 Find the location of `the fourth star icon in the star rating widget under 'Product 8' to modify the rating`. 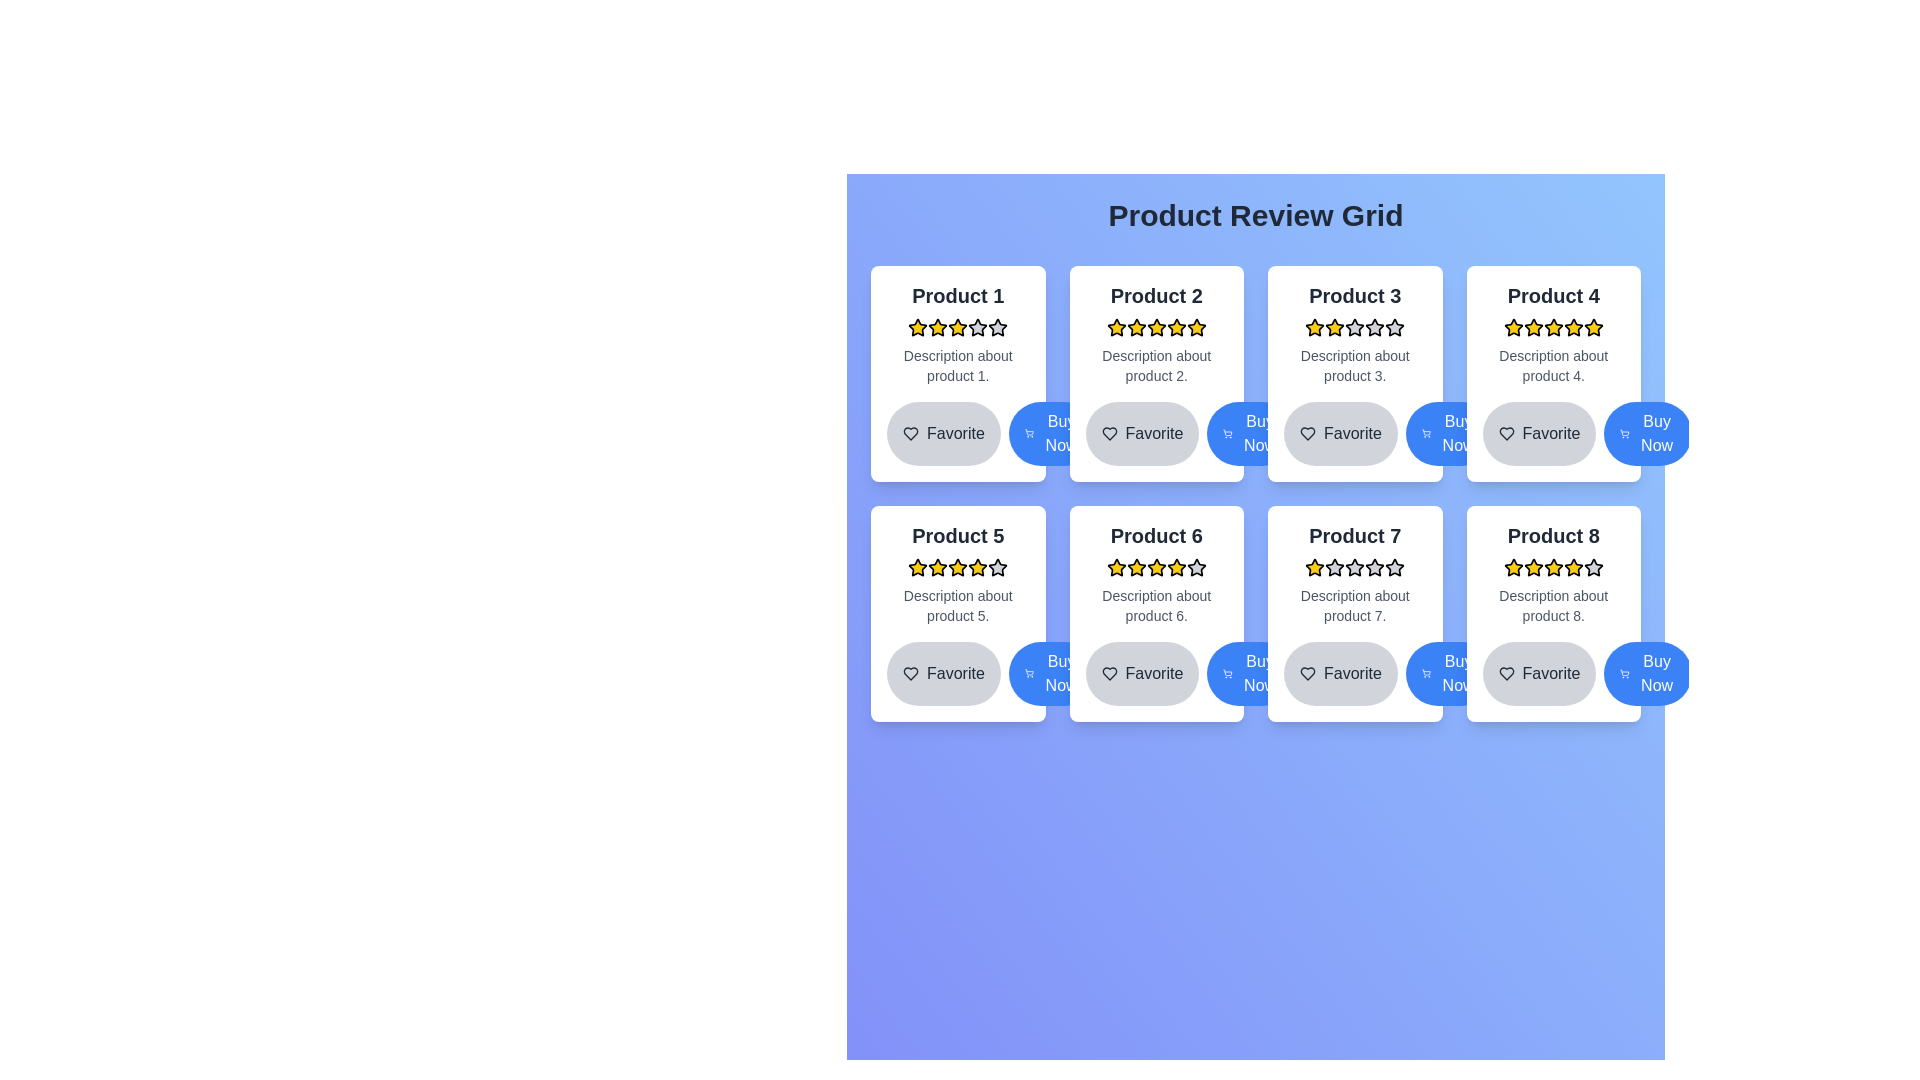

the fourth star icon in the star rating widget under 'Product 8' to modify the rating is located at coordinates (1572, 567).